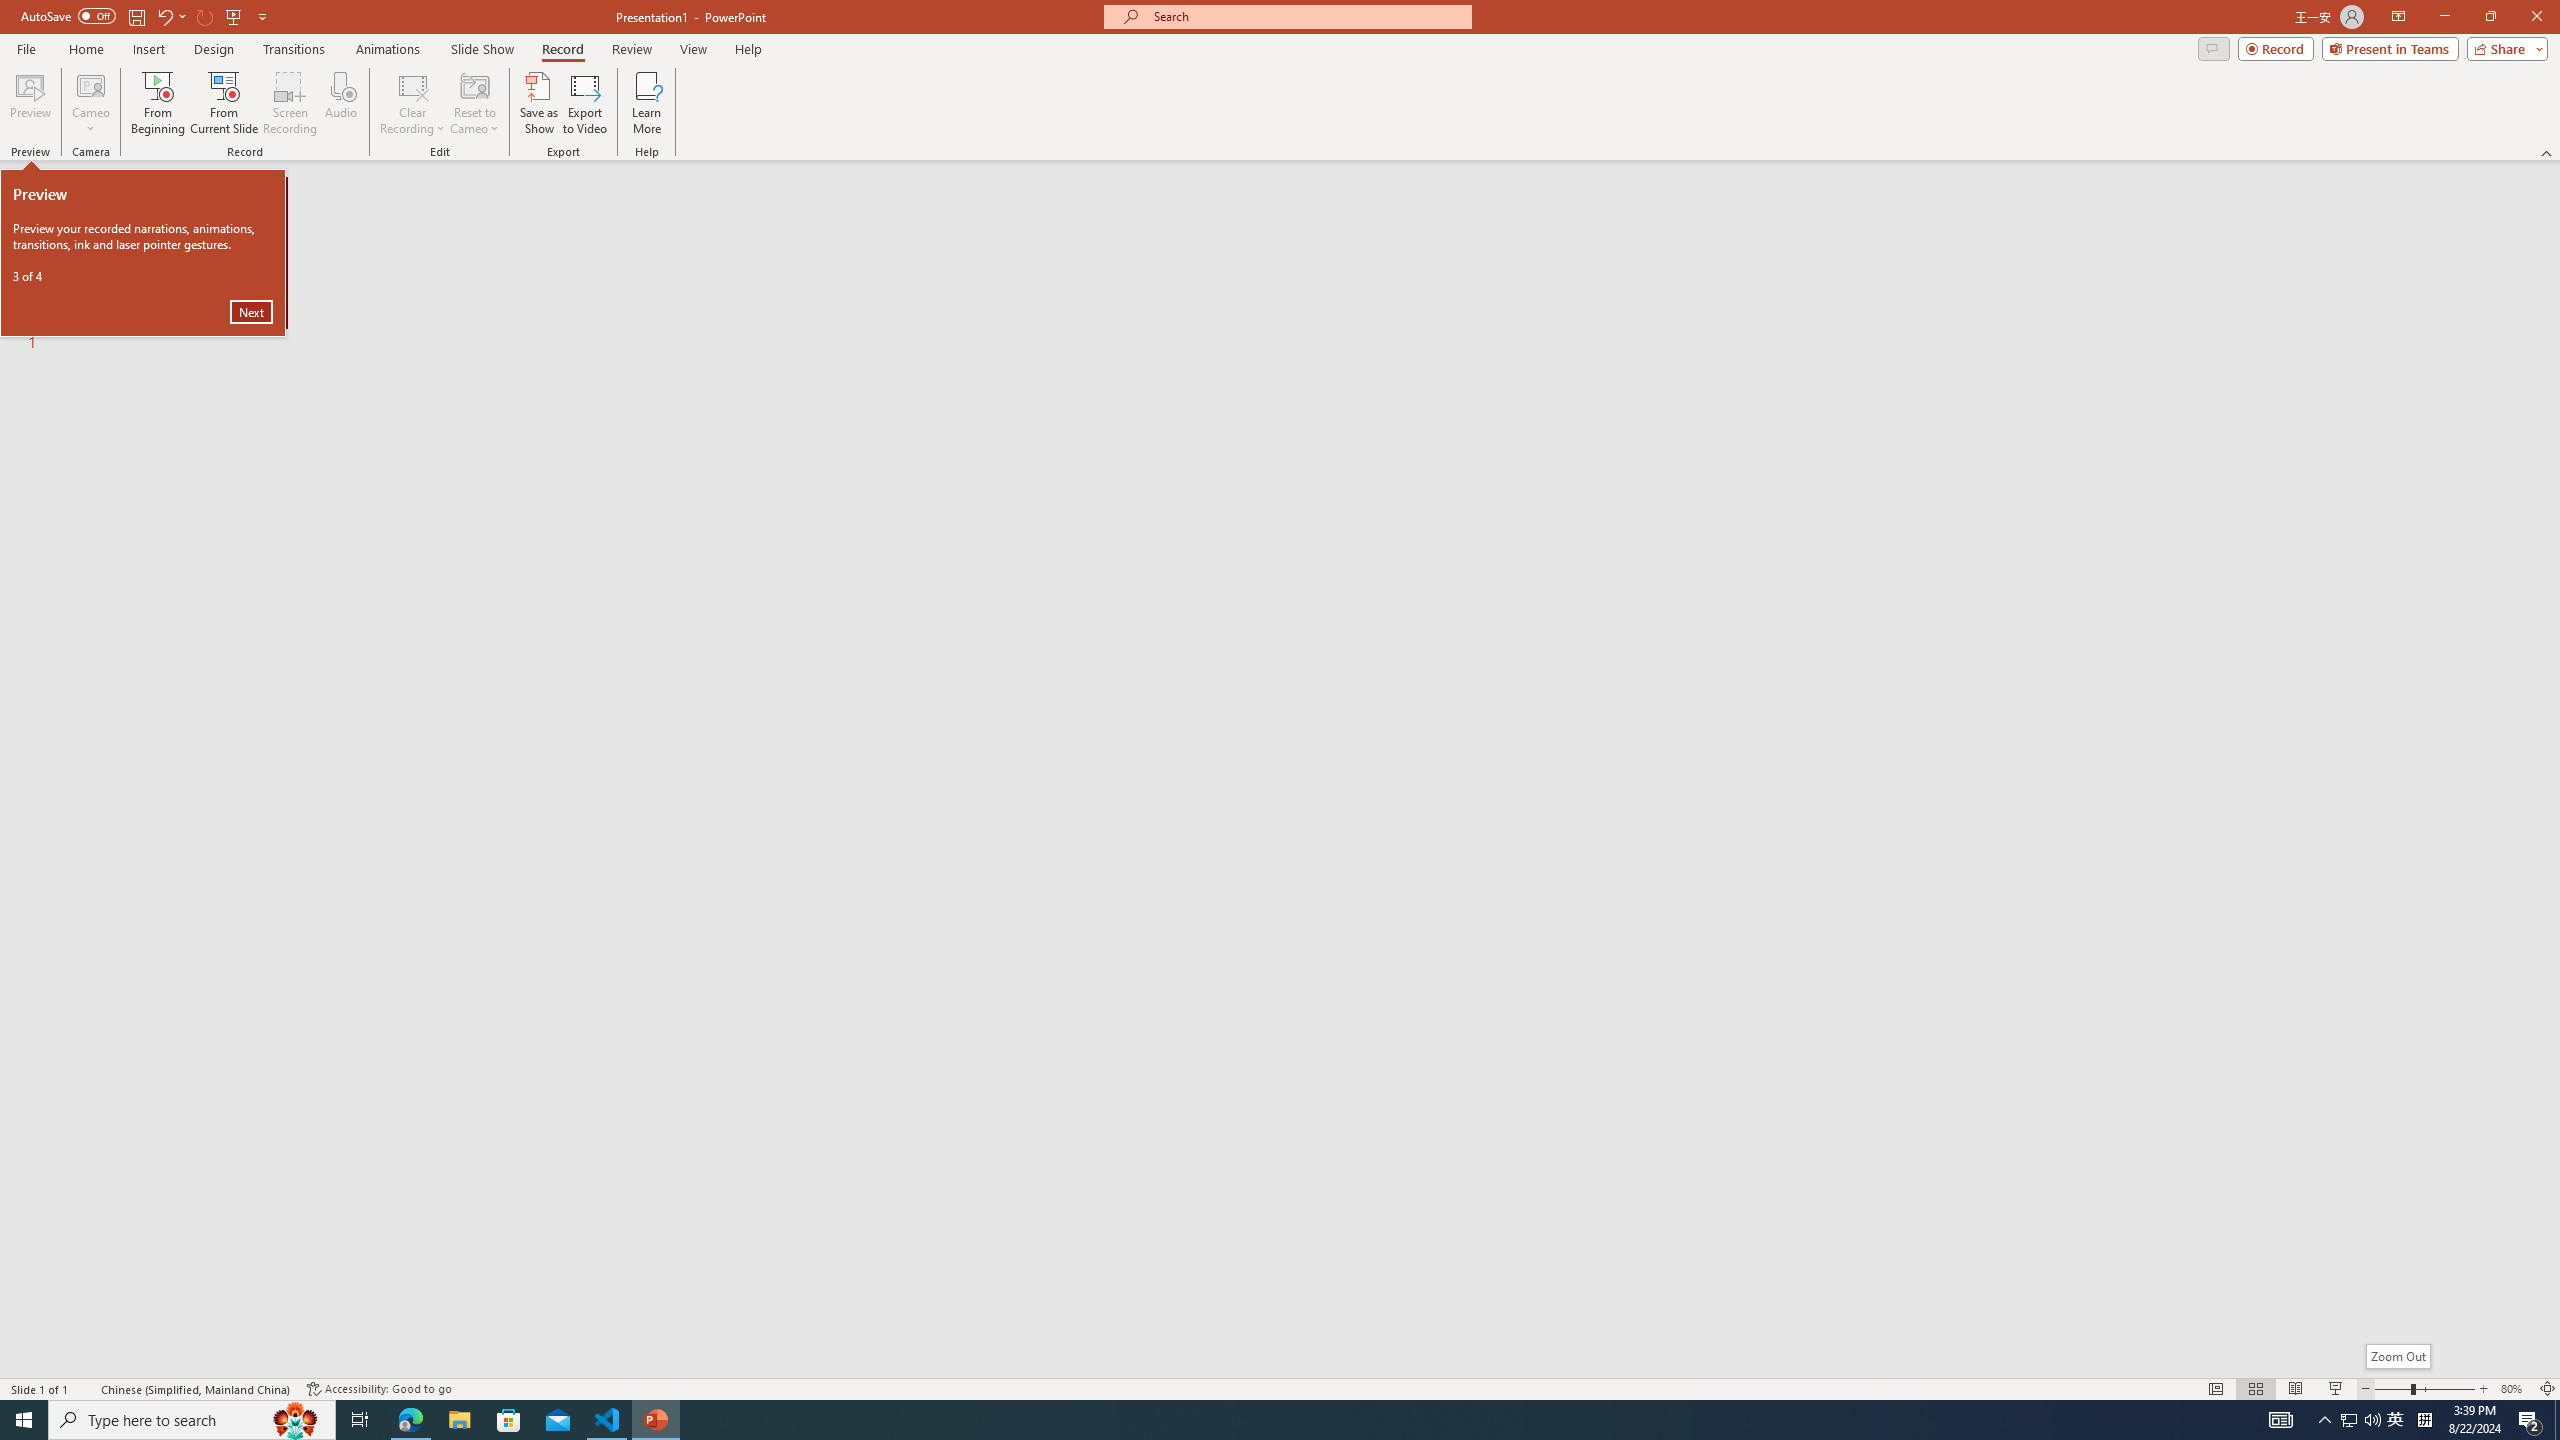 The height and width of the screenshot is (1440, 2560). I want to click on 'Audio', so click(339, 103).